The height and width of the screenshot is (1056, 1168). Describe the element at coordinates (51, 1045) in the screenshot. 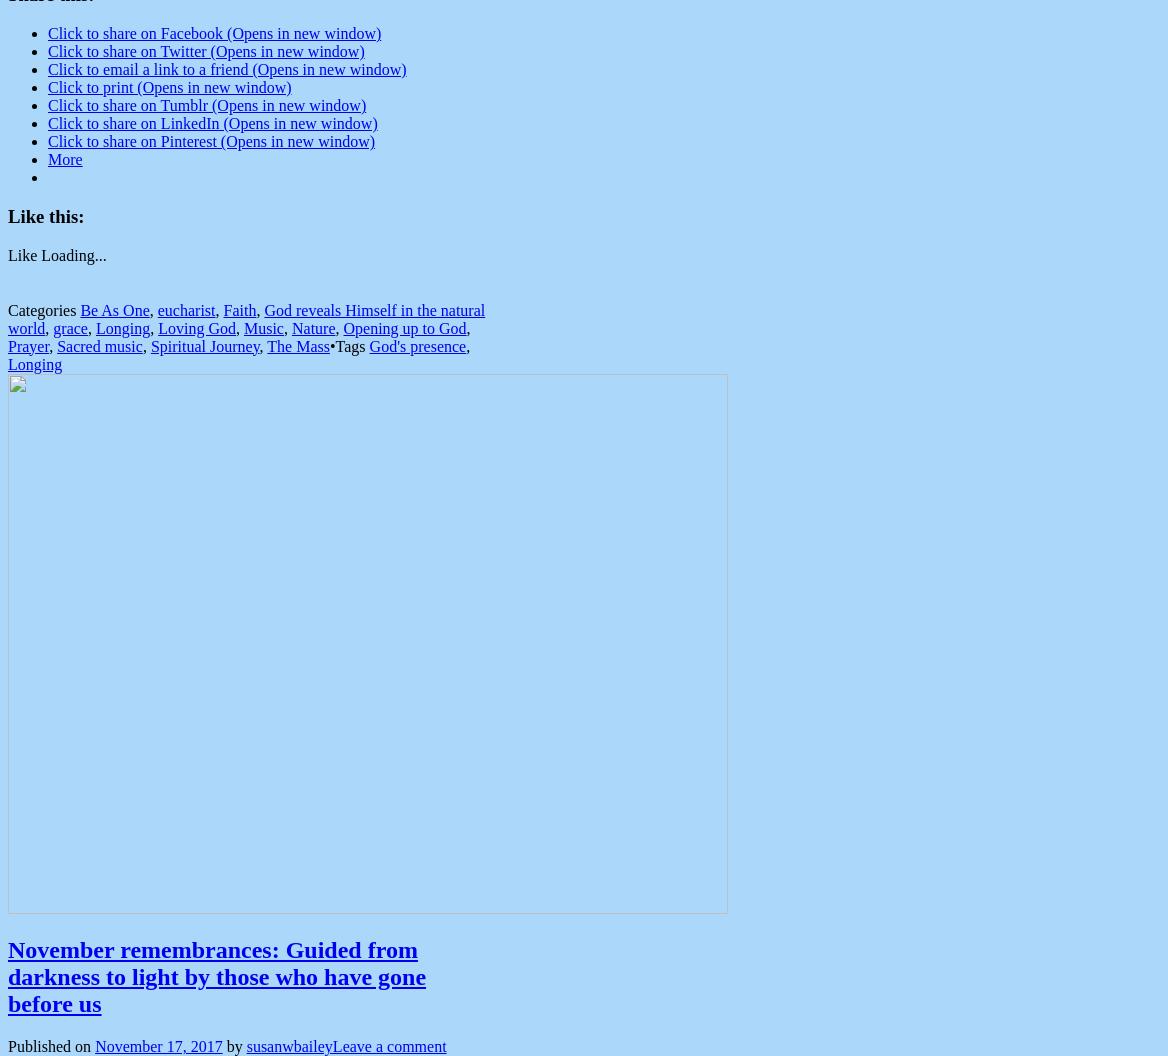

I see `'Published on'` at that location.